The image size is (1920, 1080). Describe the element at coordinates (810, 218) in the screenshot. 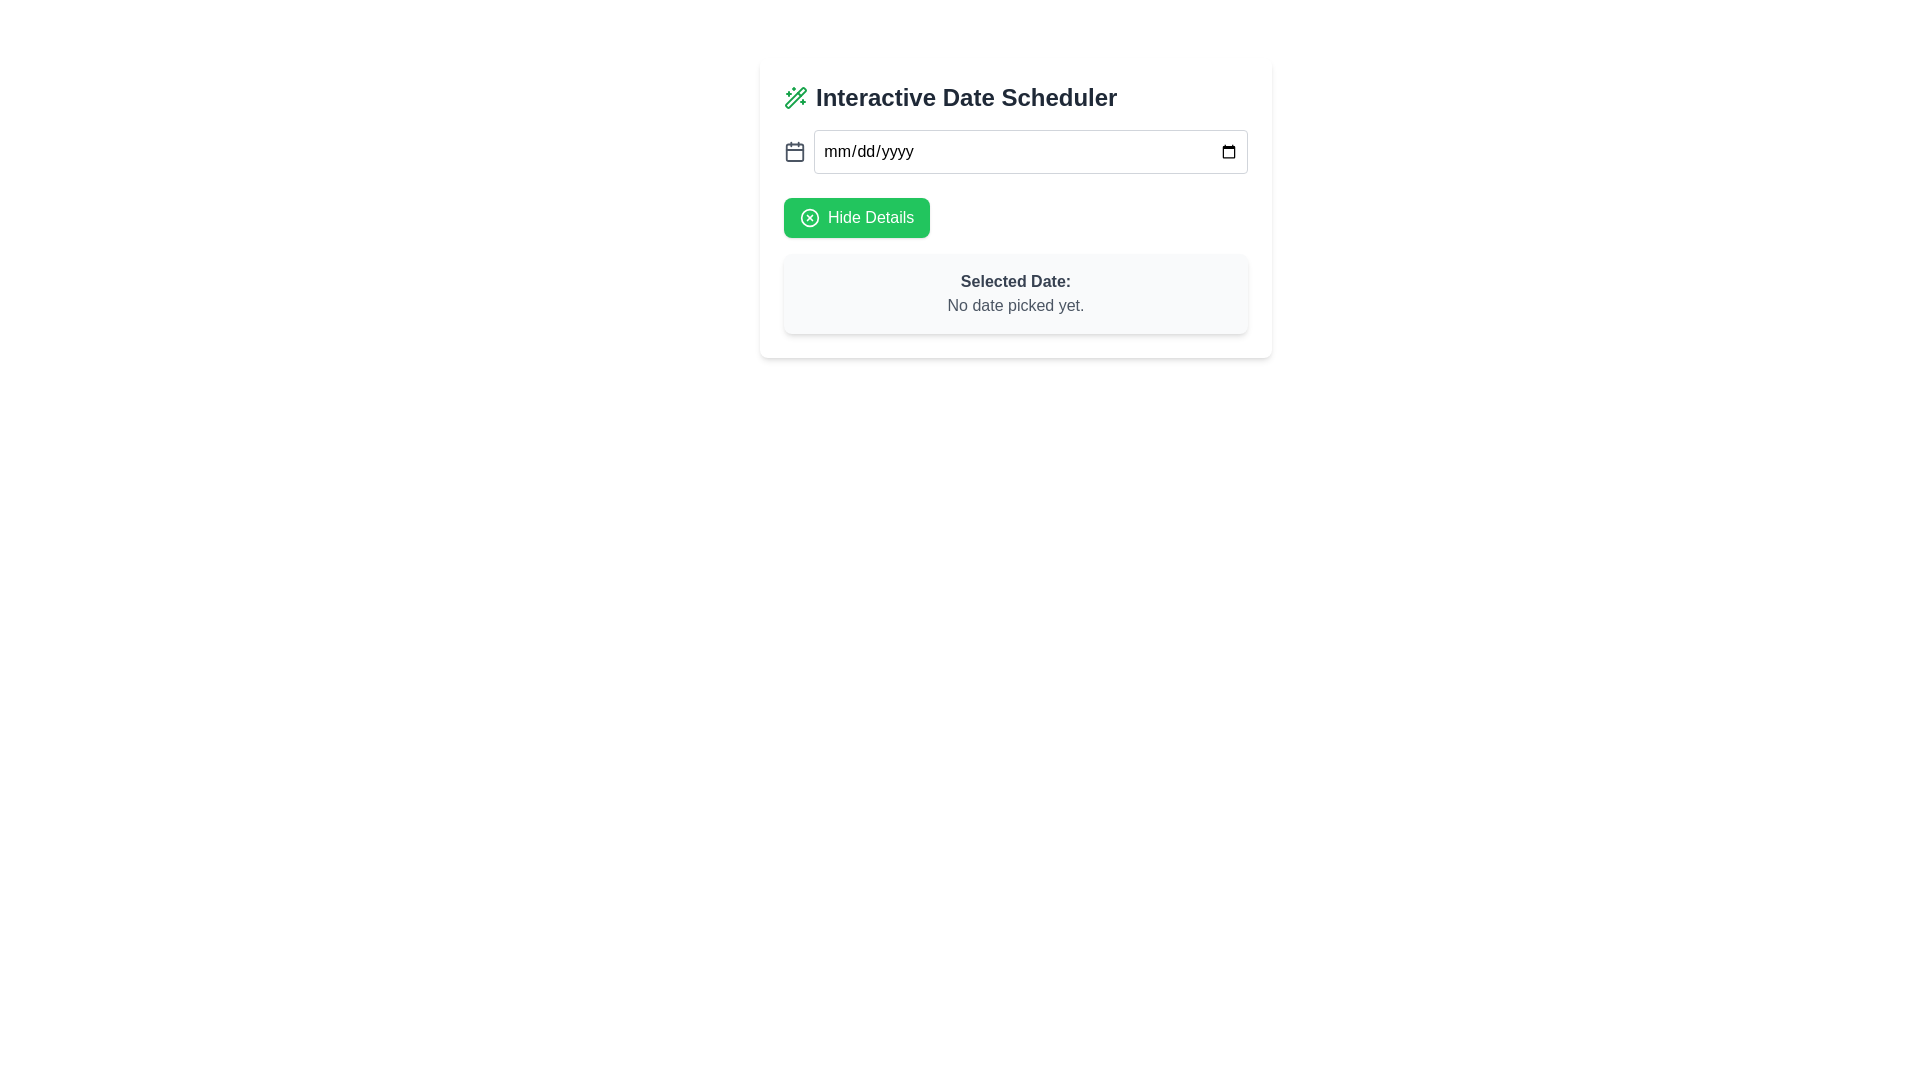

I see `the circular icon within the green 'Hide Details' button` at that location.